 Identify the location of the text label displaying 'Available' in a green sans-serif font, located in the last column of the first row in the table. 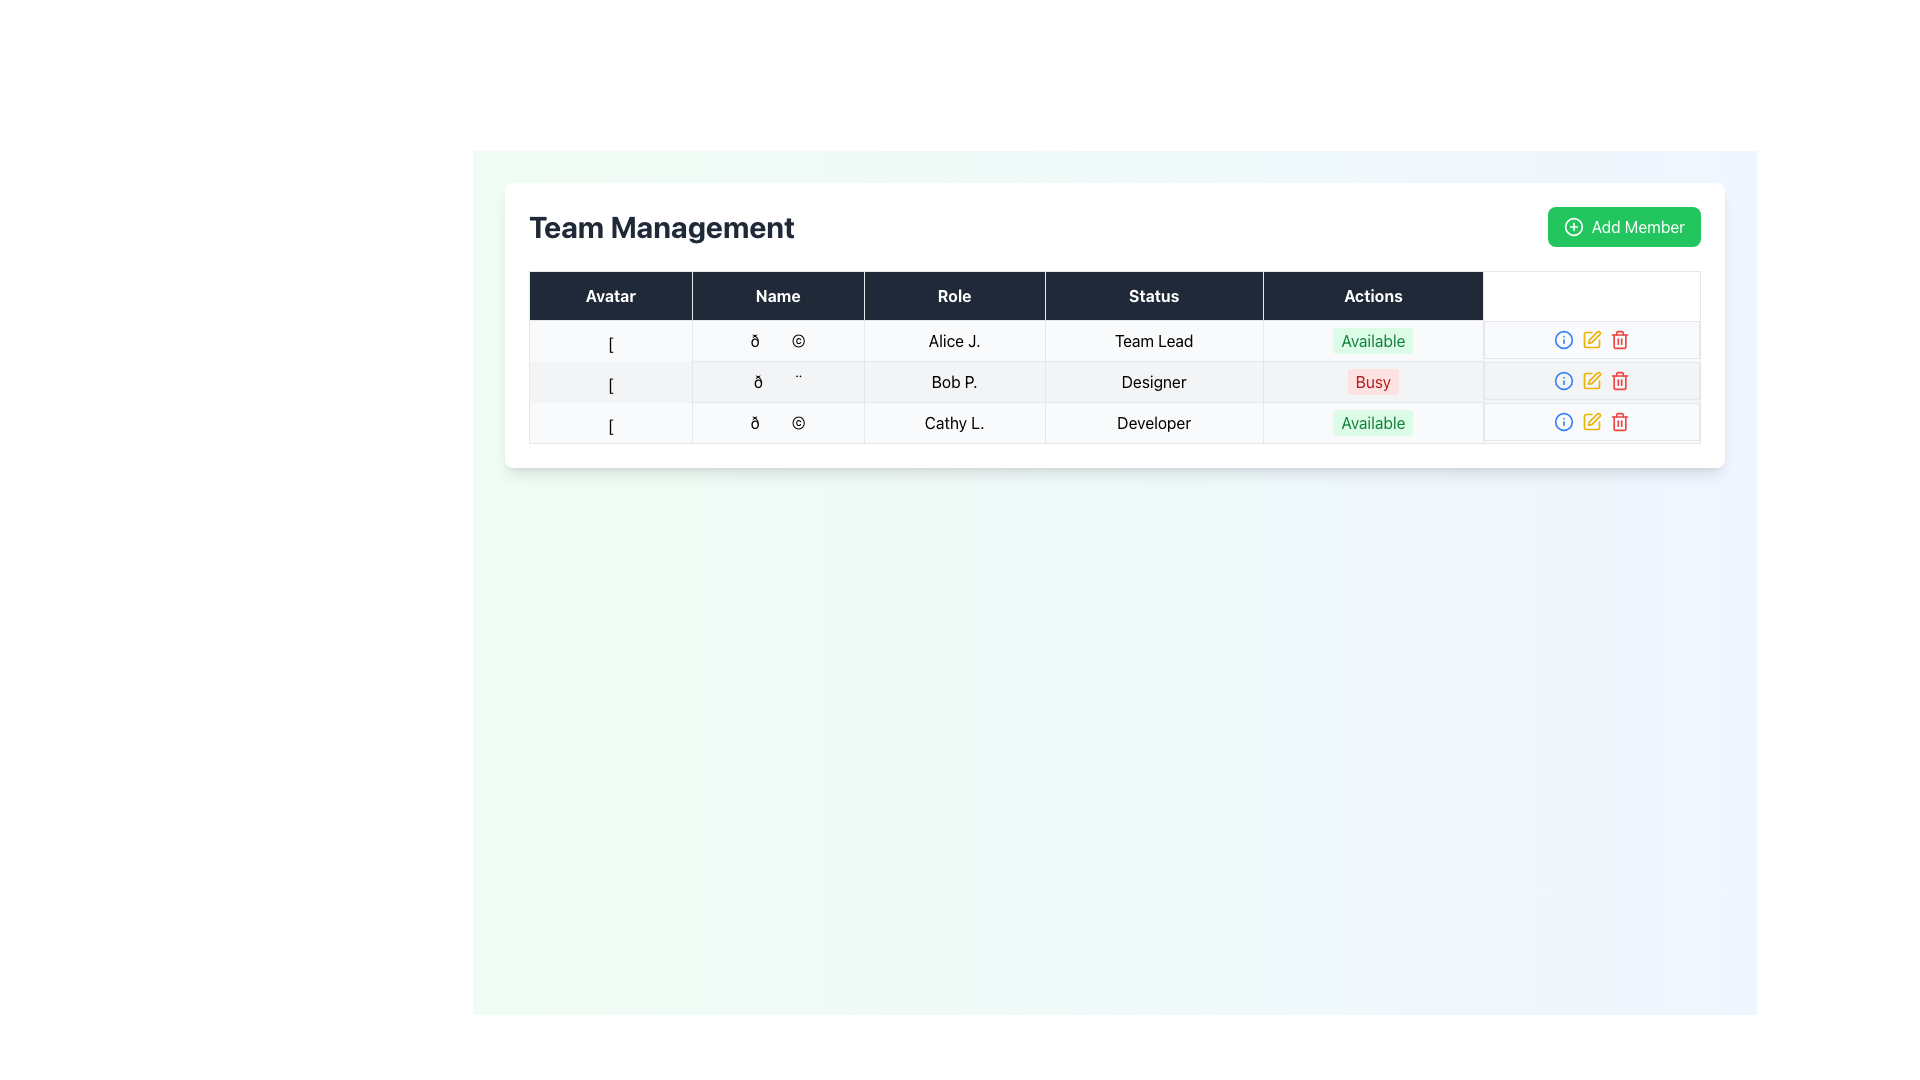
(1372, 339).